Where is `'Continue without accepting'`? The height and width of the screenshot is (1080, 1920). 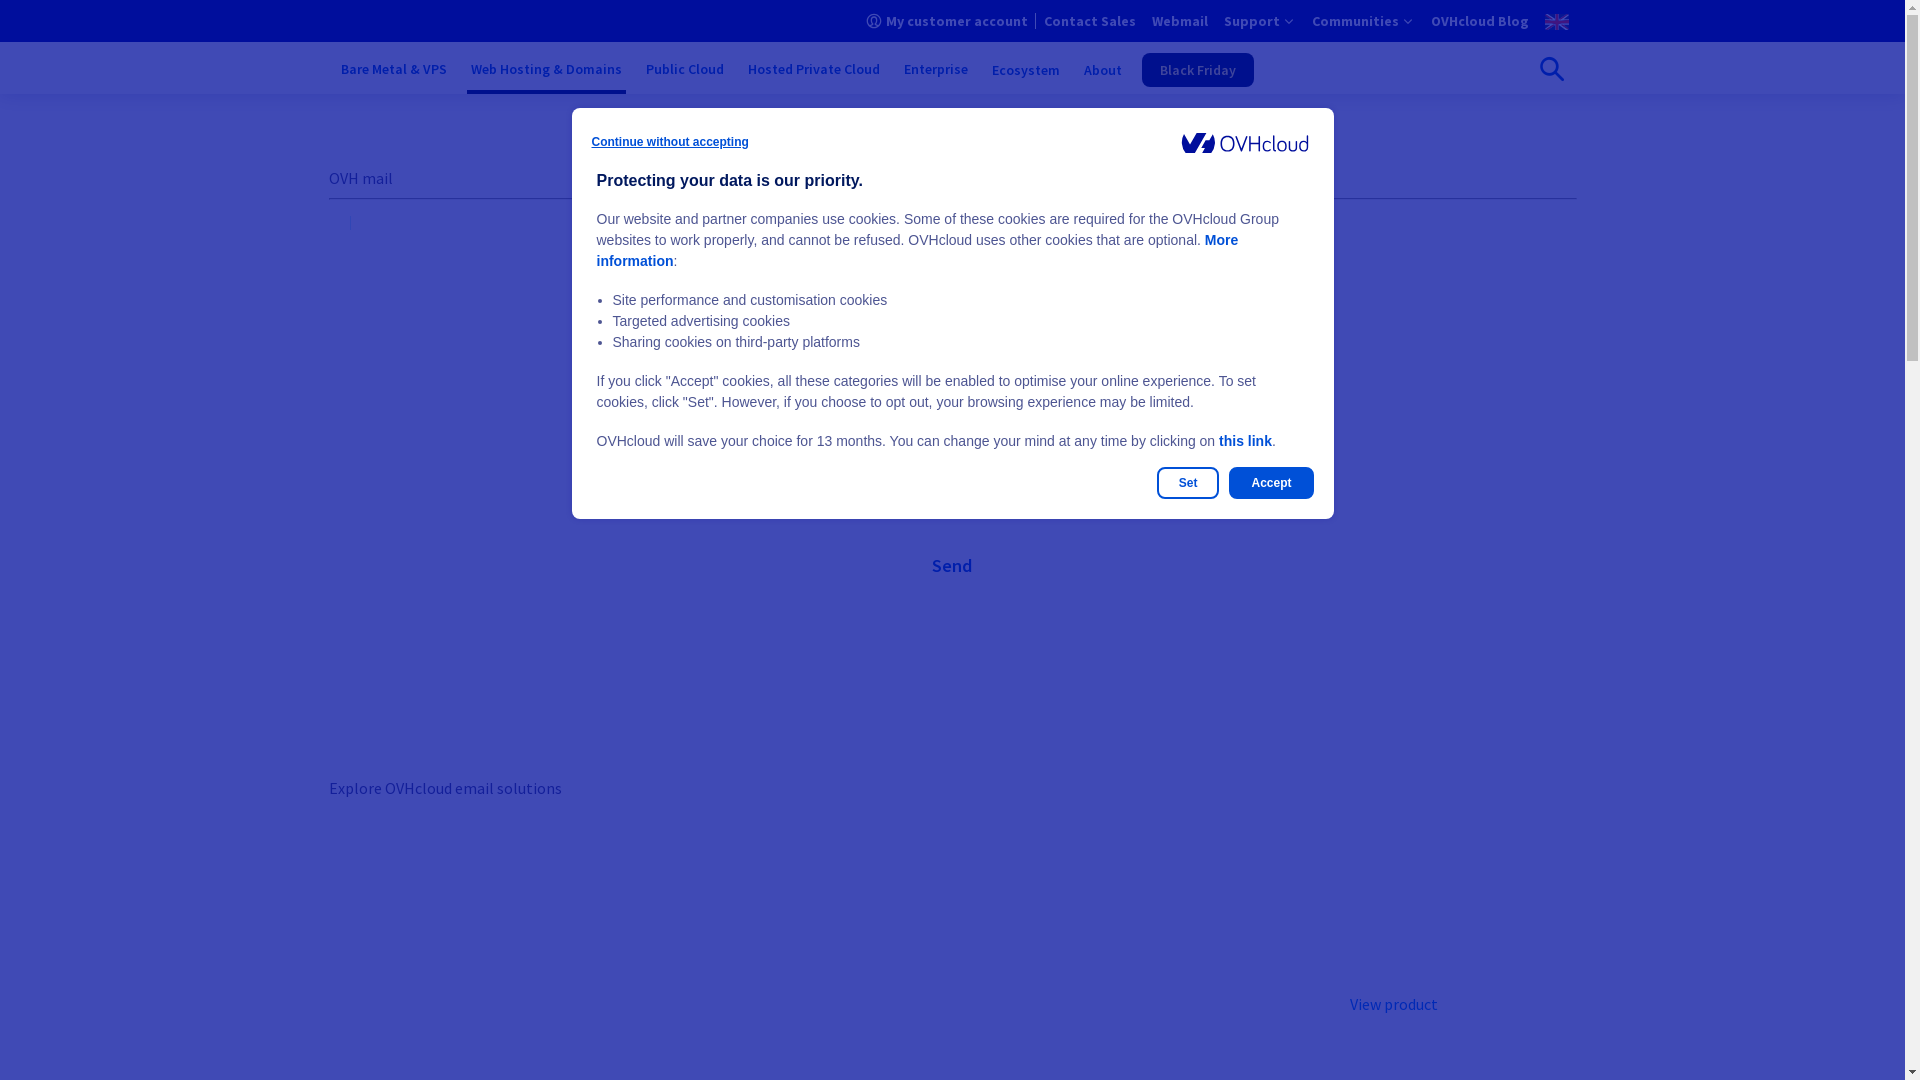
'Continue without accepting' is located at coordinates (670, 141).